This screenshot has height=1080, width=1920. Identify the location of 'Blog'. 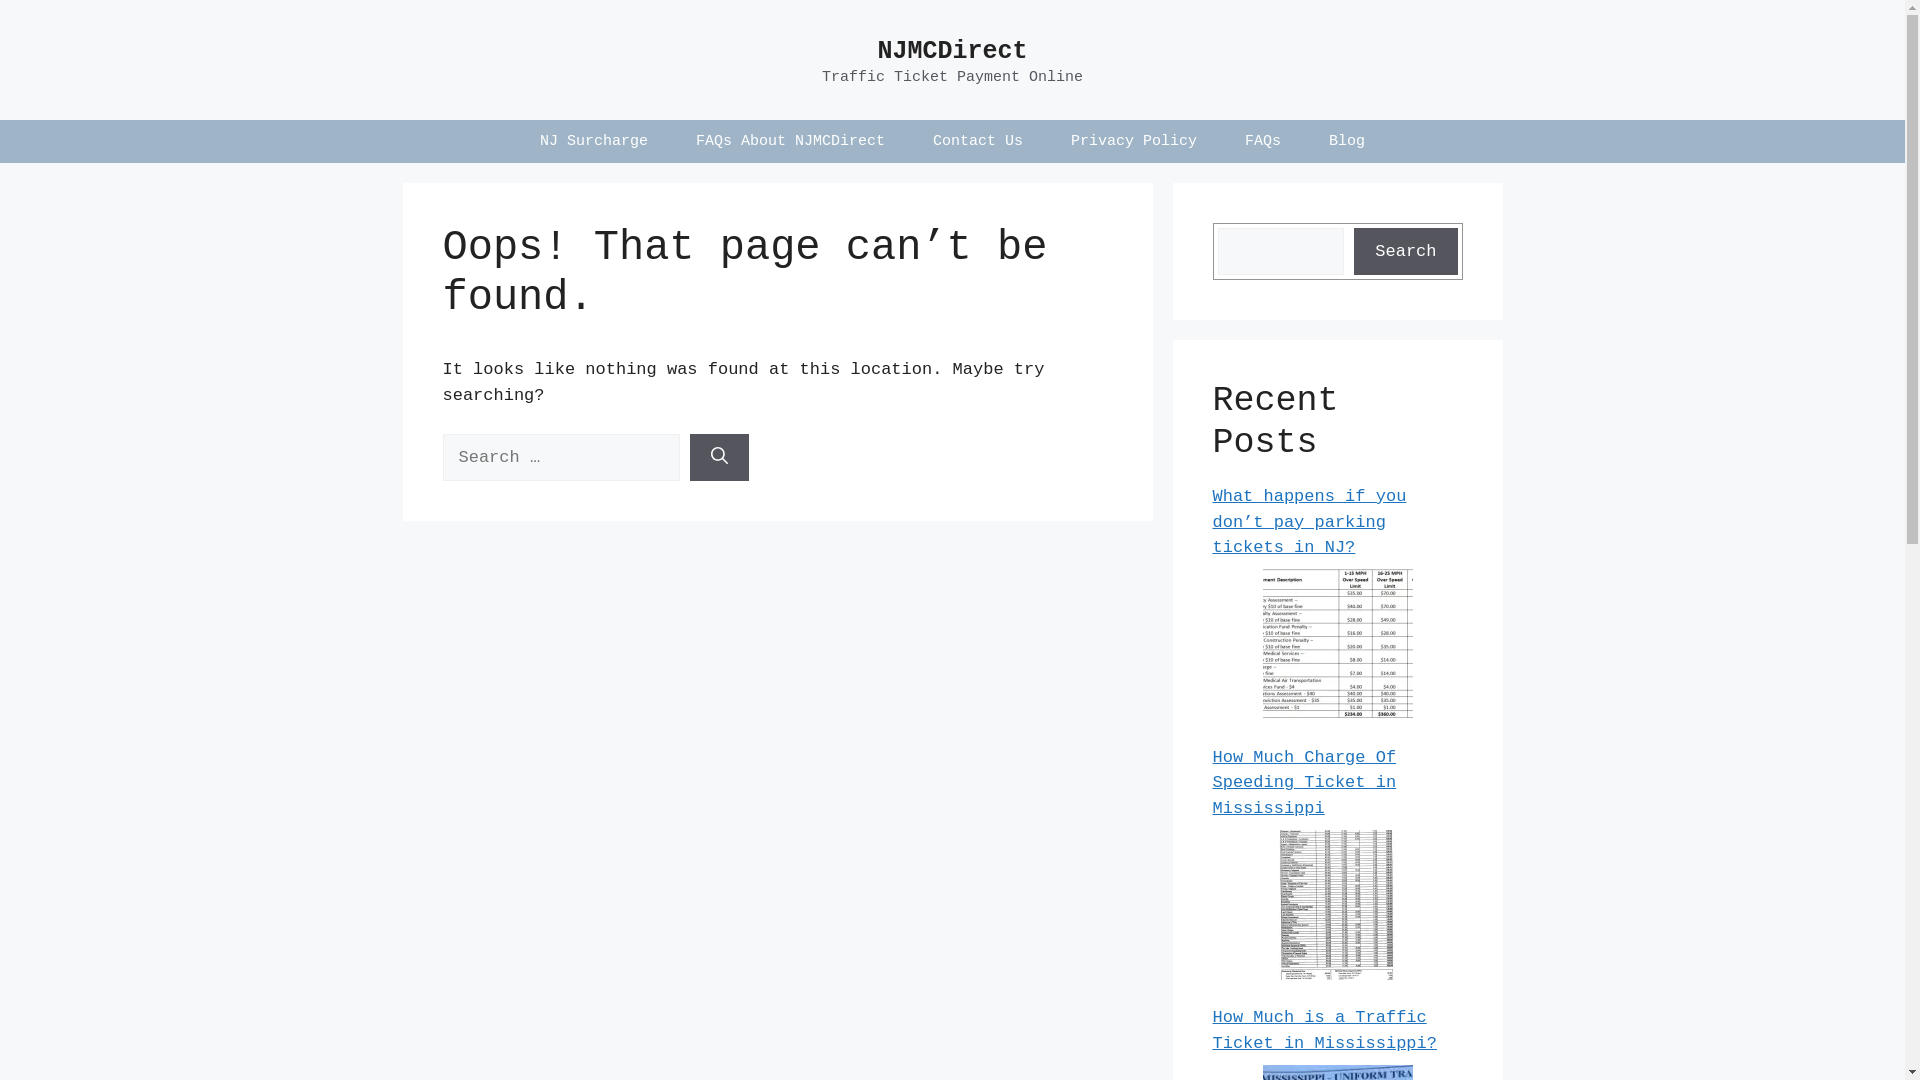
(1347, 140).